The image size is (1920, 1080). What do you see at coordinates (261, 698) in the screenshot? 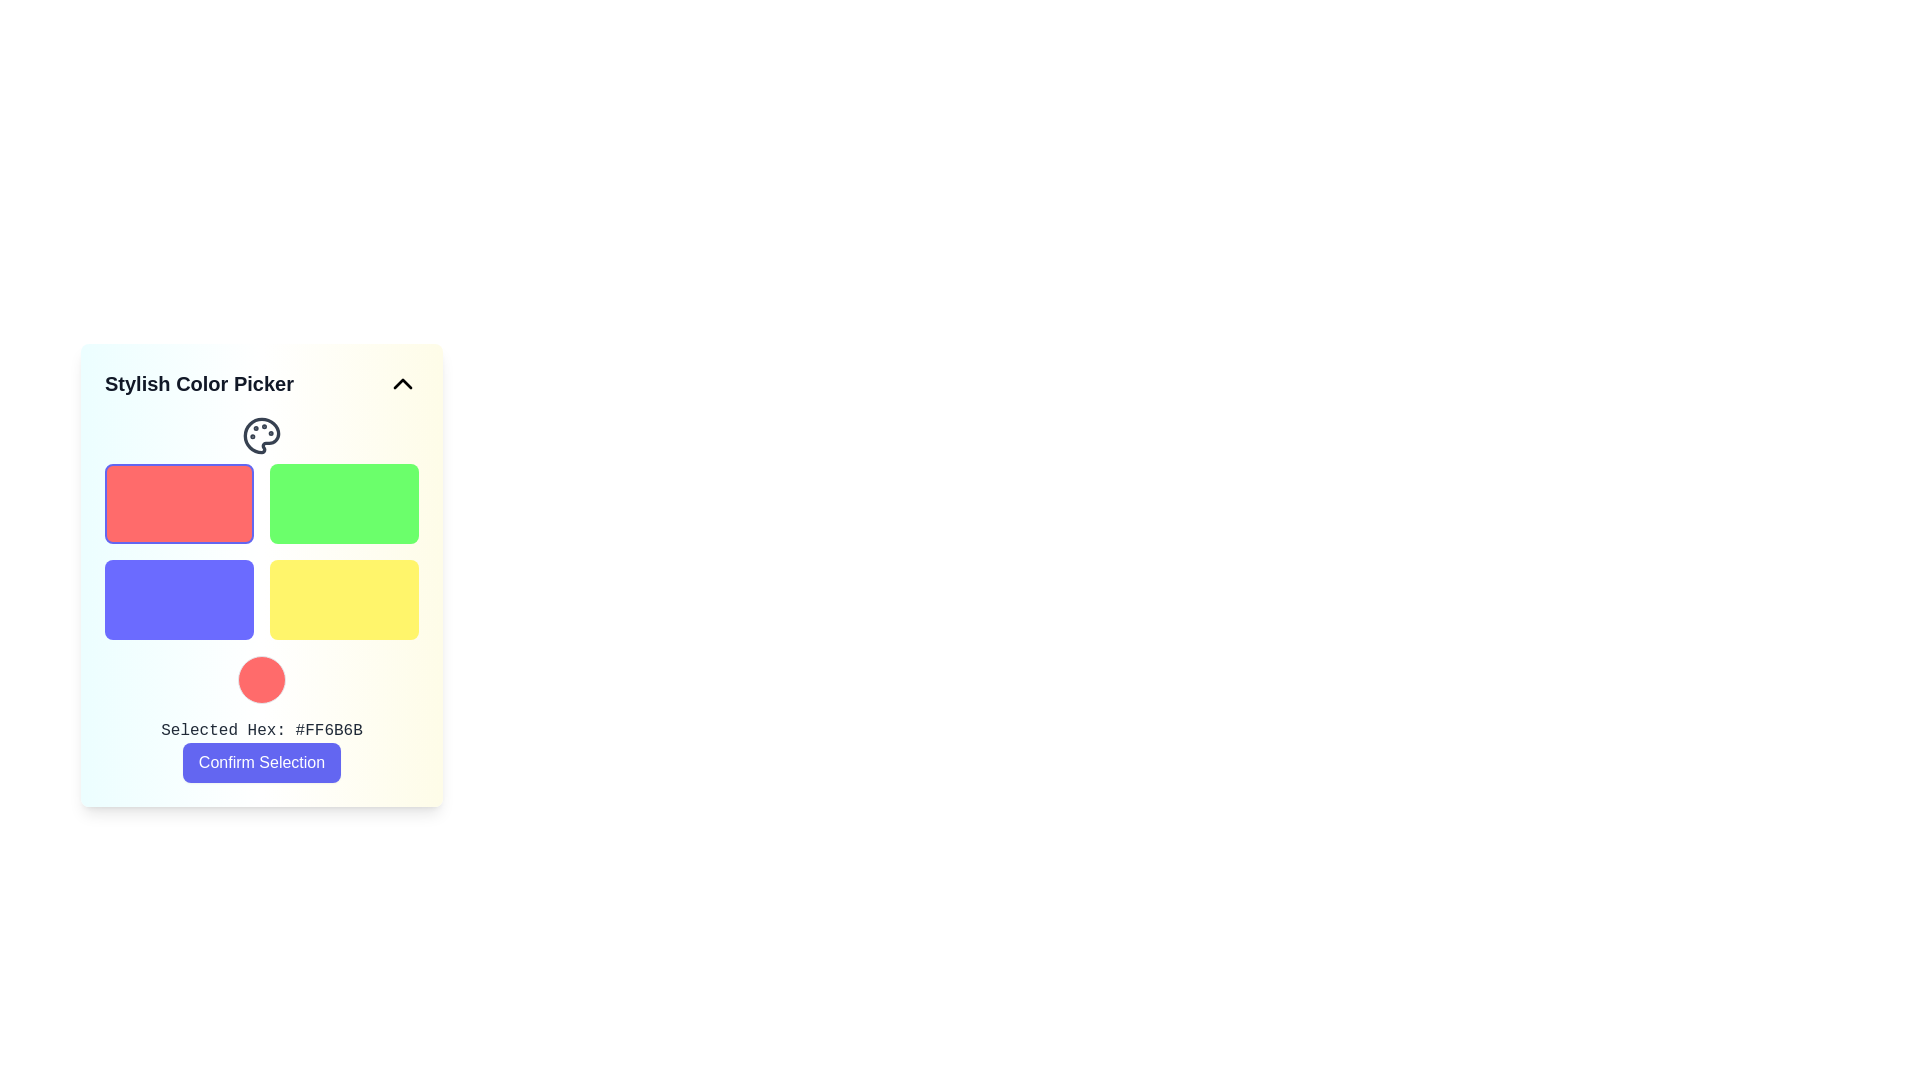
I see `the text displaying the currently selected color's hex code in the Display panel of the Stylish Color Picker to copy it (if interactive)` at bounding box center [261, 698].